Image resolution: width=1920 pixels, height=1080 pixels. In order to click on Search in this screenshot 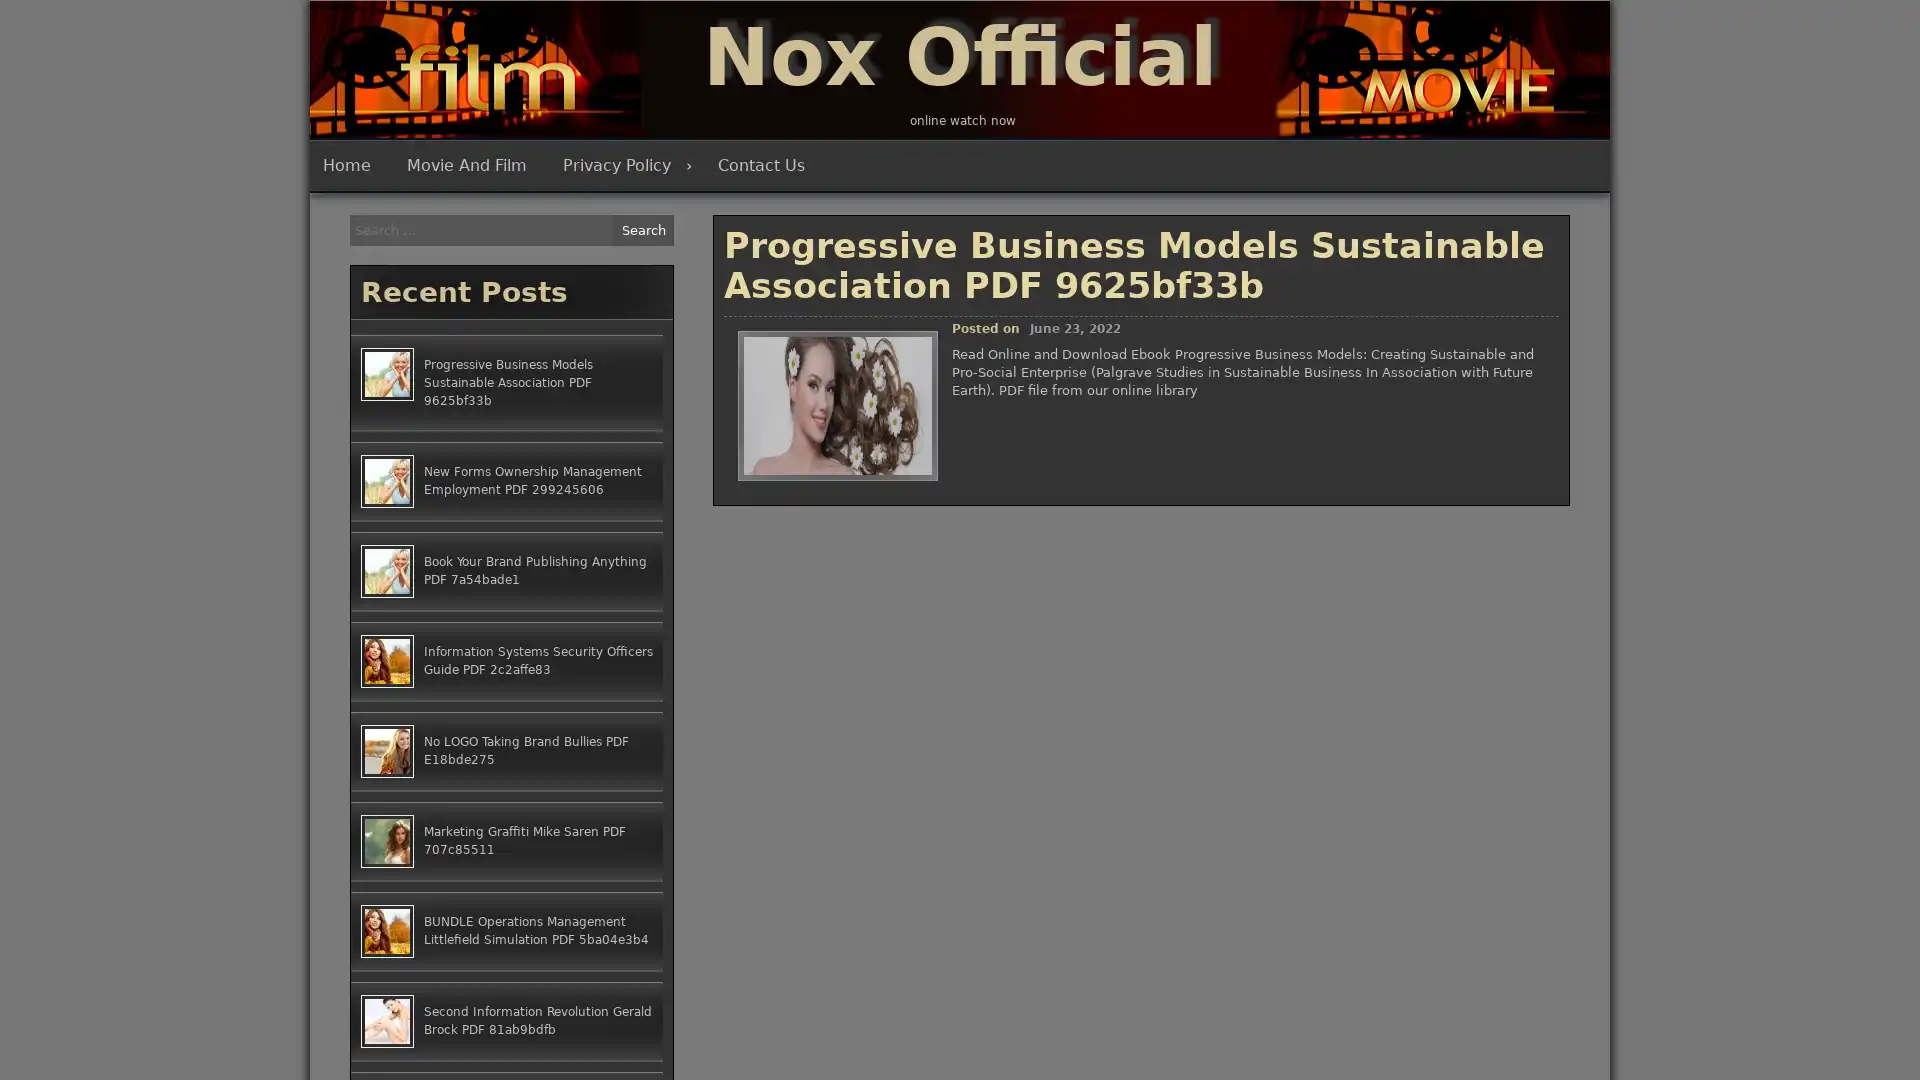, I will do `click(643, 229)`.